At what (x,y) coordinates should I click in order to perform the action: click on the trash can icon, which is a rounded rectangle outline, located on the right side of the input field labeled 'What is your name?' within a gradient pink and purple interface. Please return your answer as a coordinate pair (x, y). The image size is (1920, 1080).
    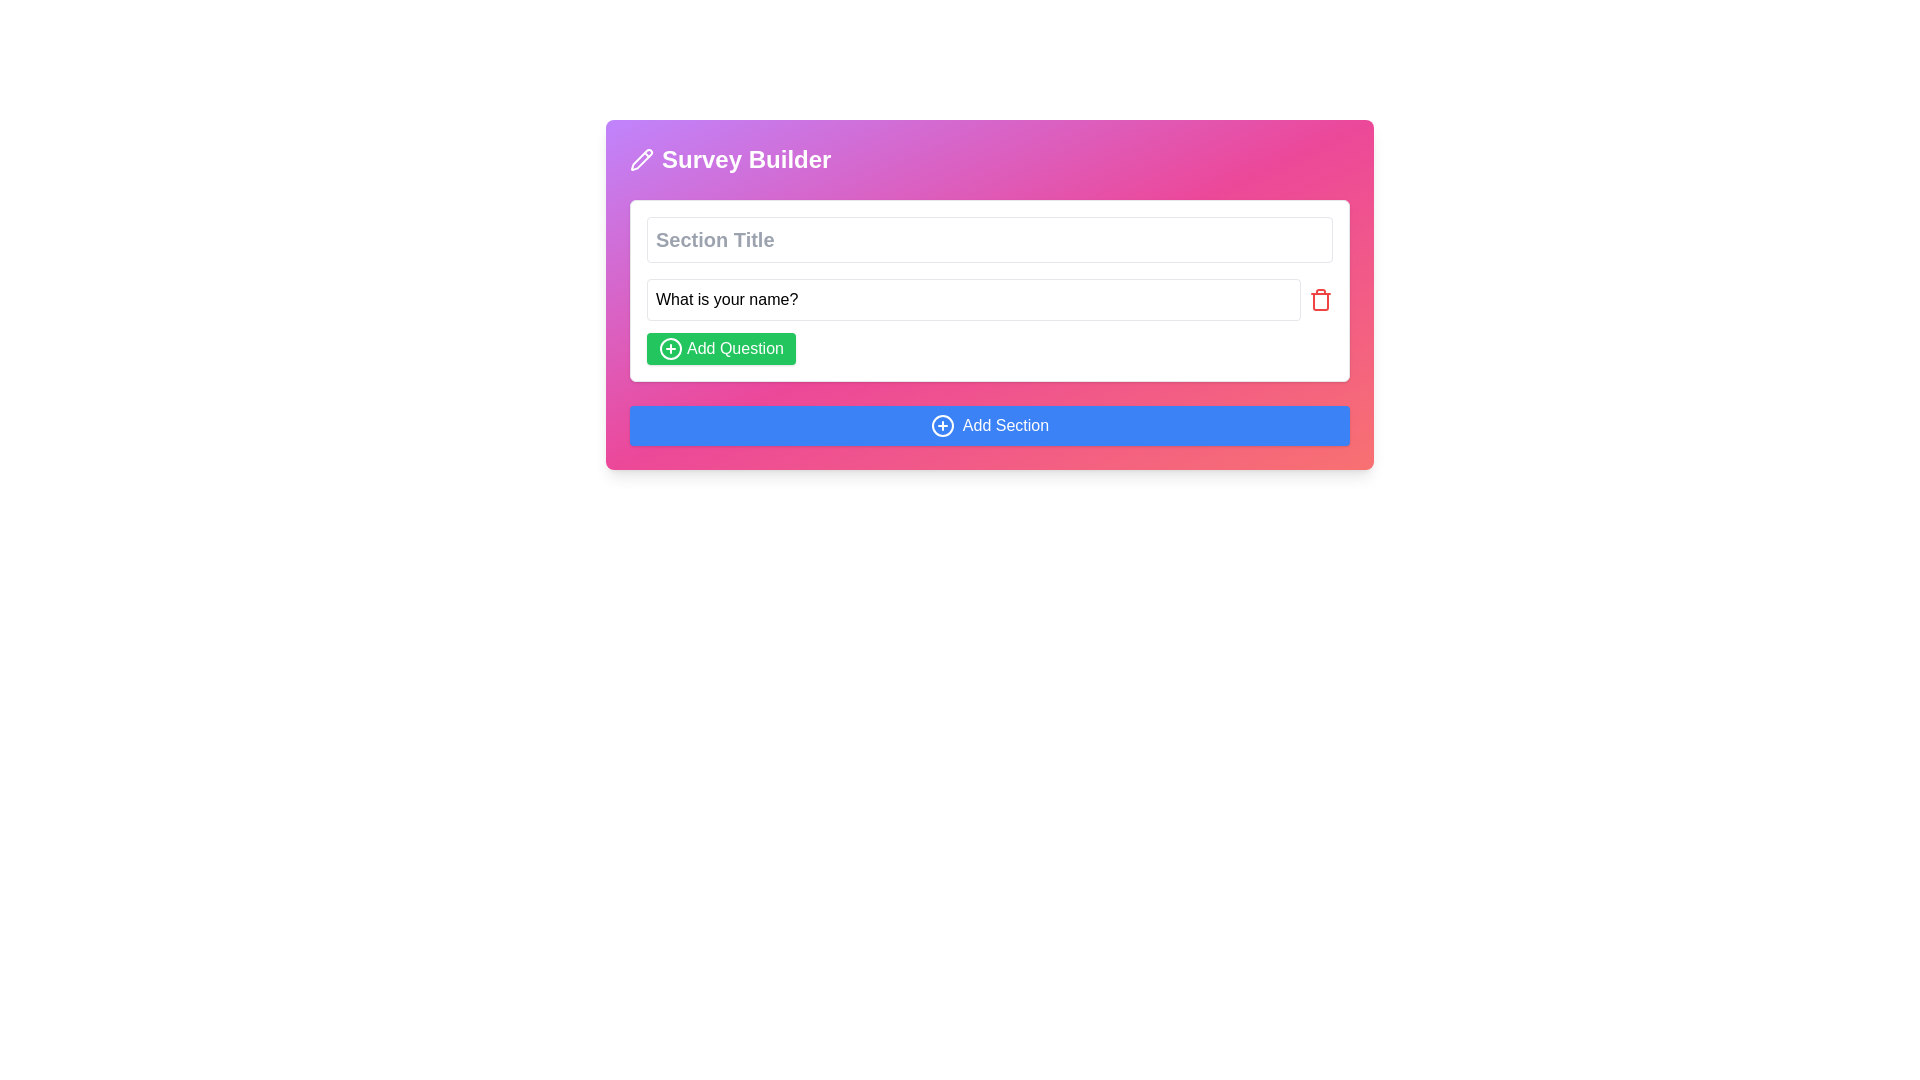
    Looking at the image, I should click on (1320, 301).